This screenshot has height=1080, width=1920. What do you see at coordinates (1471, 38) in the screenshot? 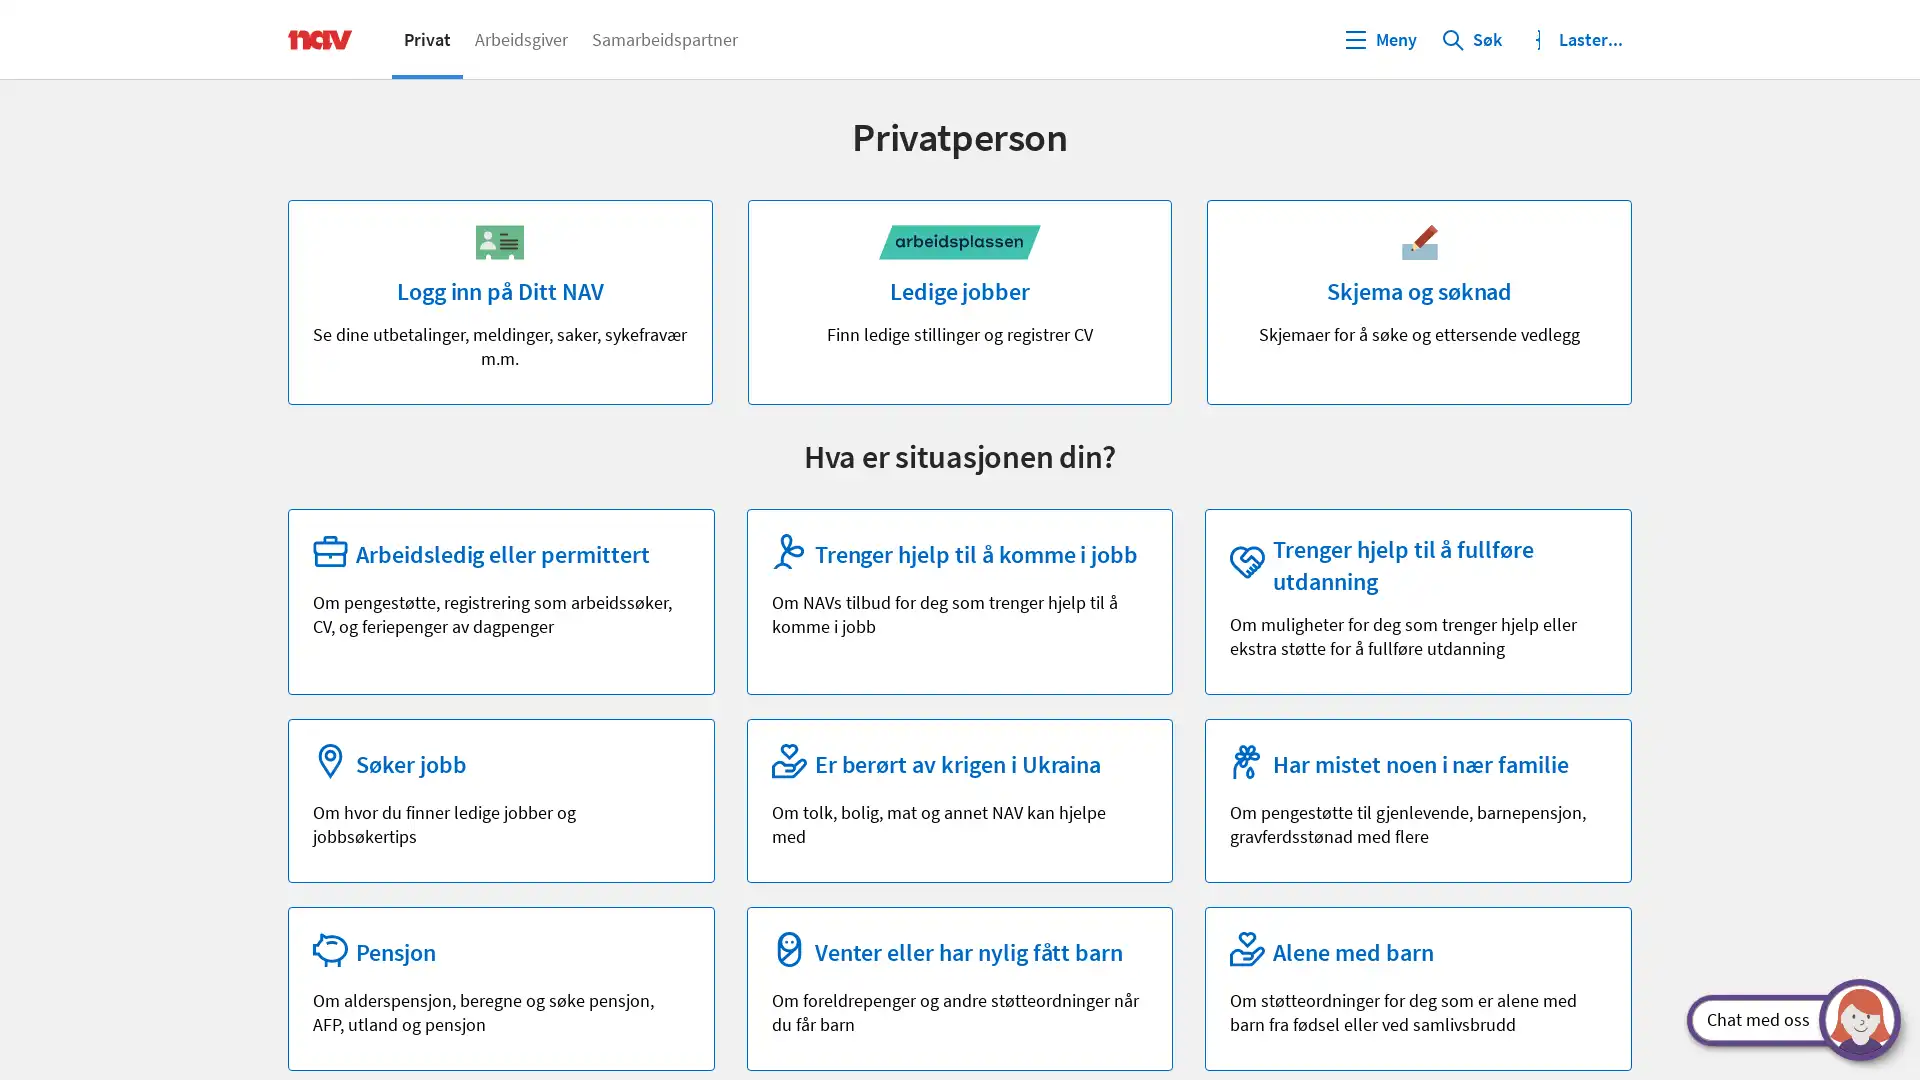
I see `Sk` at bounding box center [1471, 38].